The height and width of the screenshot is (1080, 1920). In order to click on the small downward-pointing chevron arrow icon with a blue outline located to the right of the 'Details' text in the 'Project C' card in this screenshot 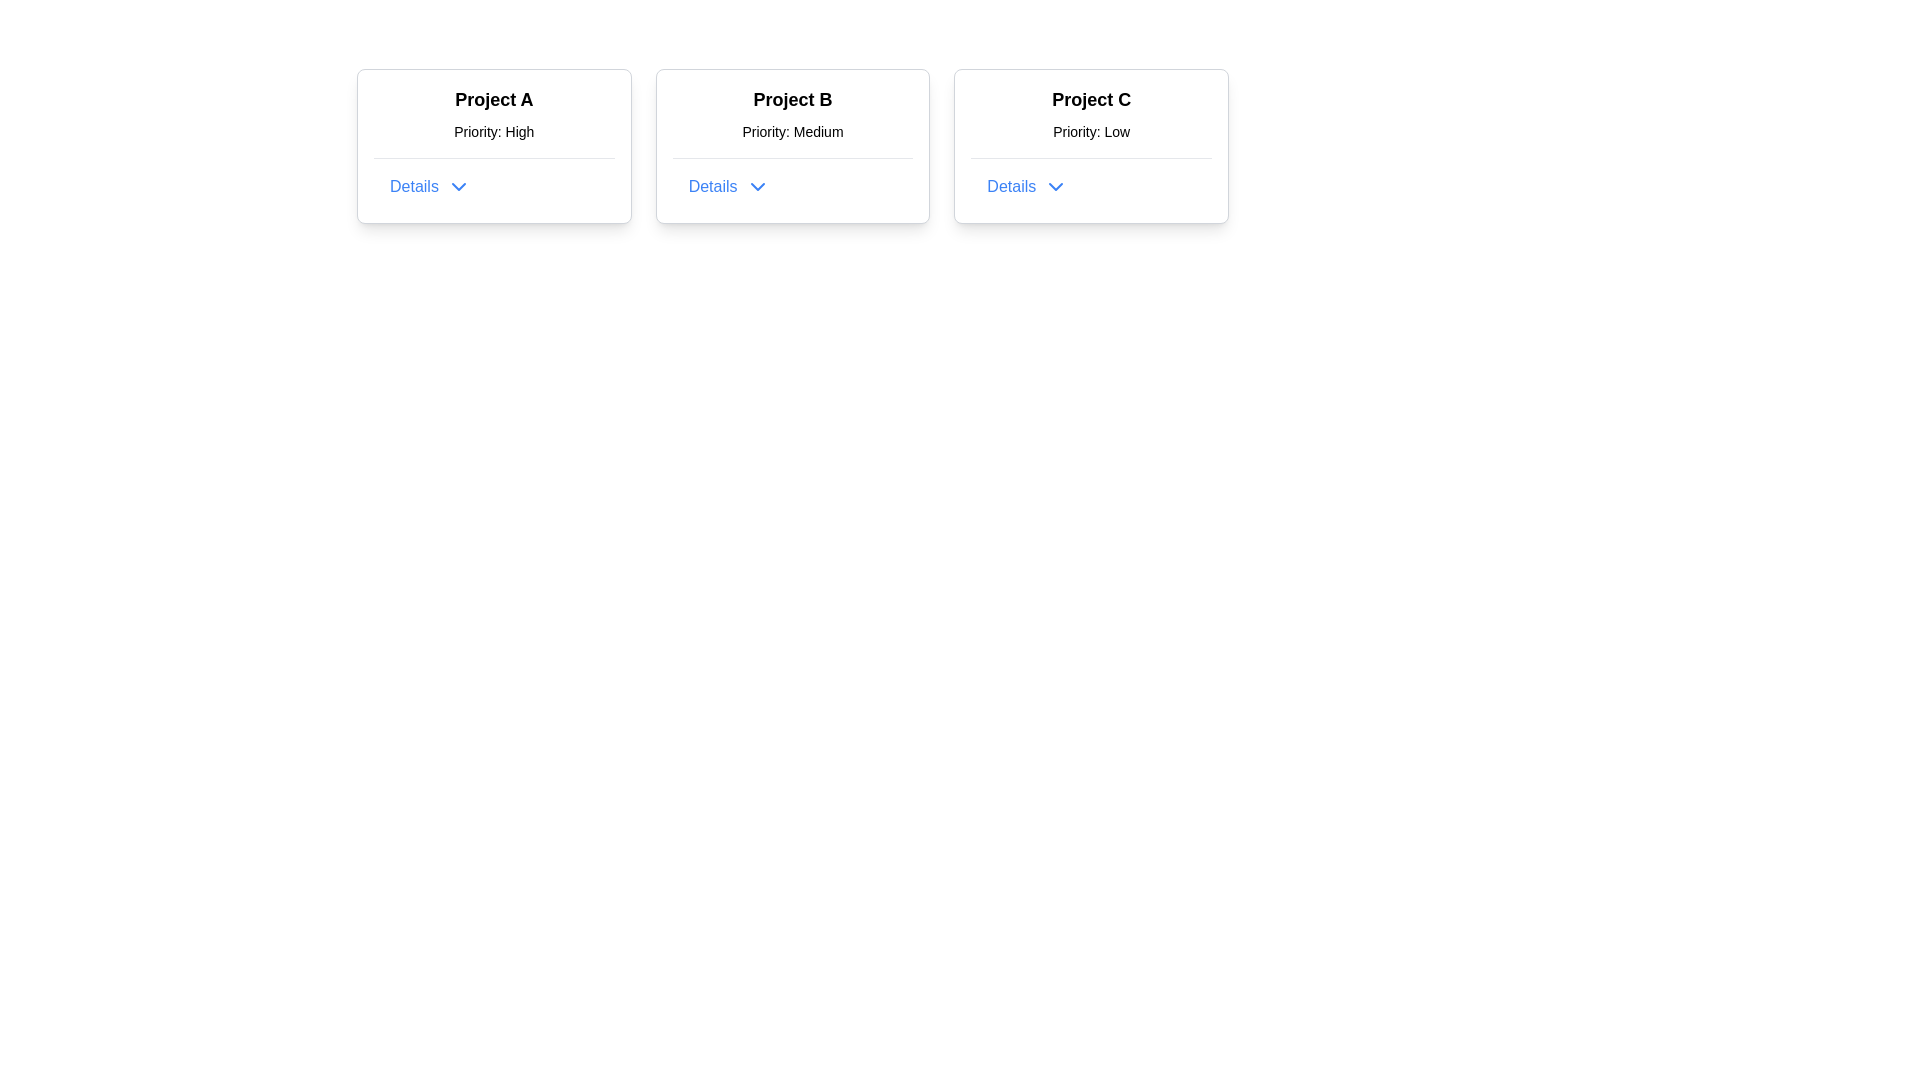, I will do `click(1055, 186)`.